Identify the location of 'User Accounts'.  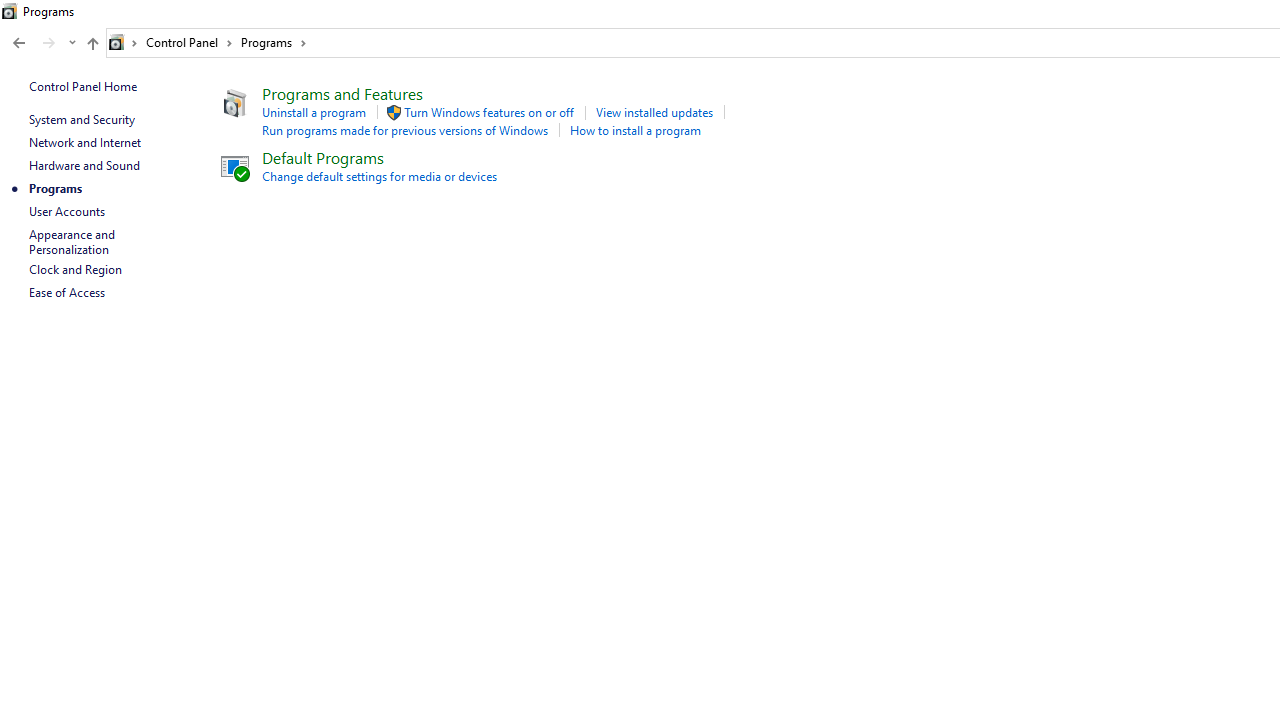
(67, 211).